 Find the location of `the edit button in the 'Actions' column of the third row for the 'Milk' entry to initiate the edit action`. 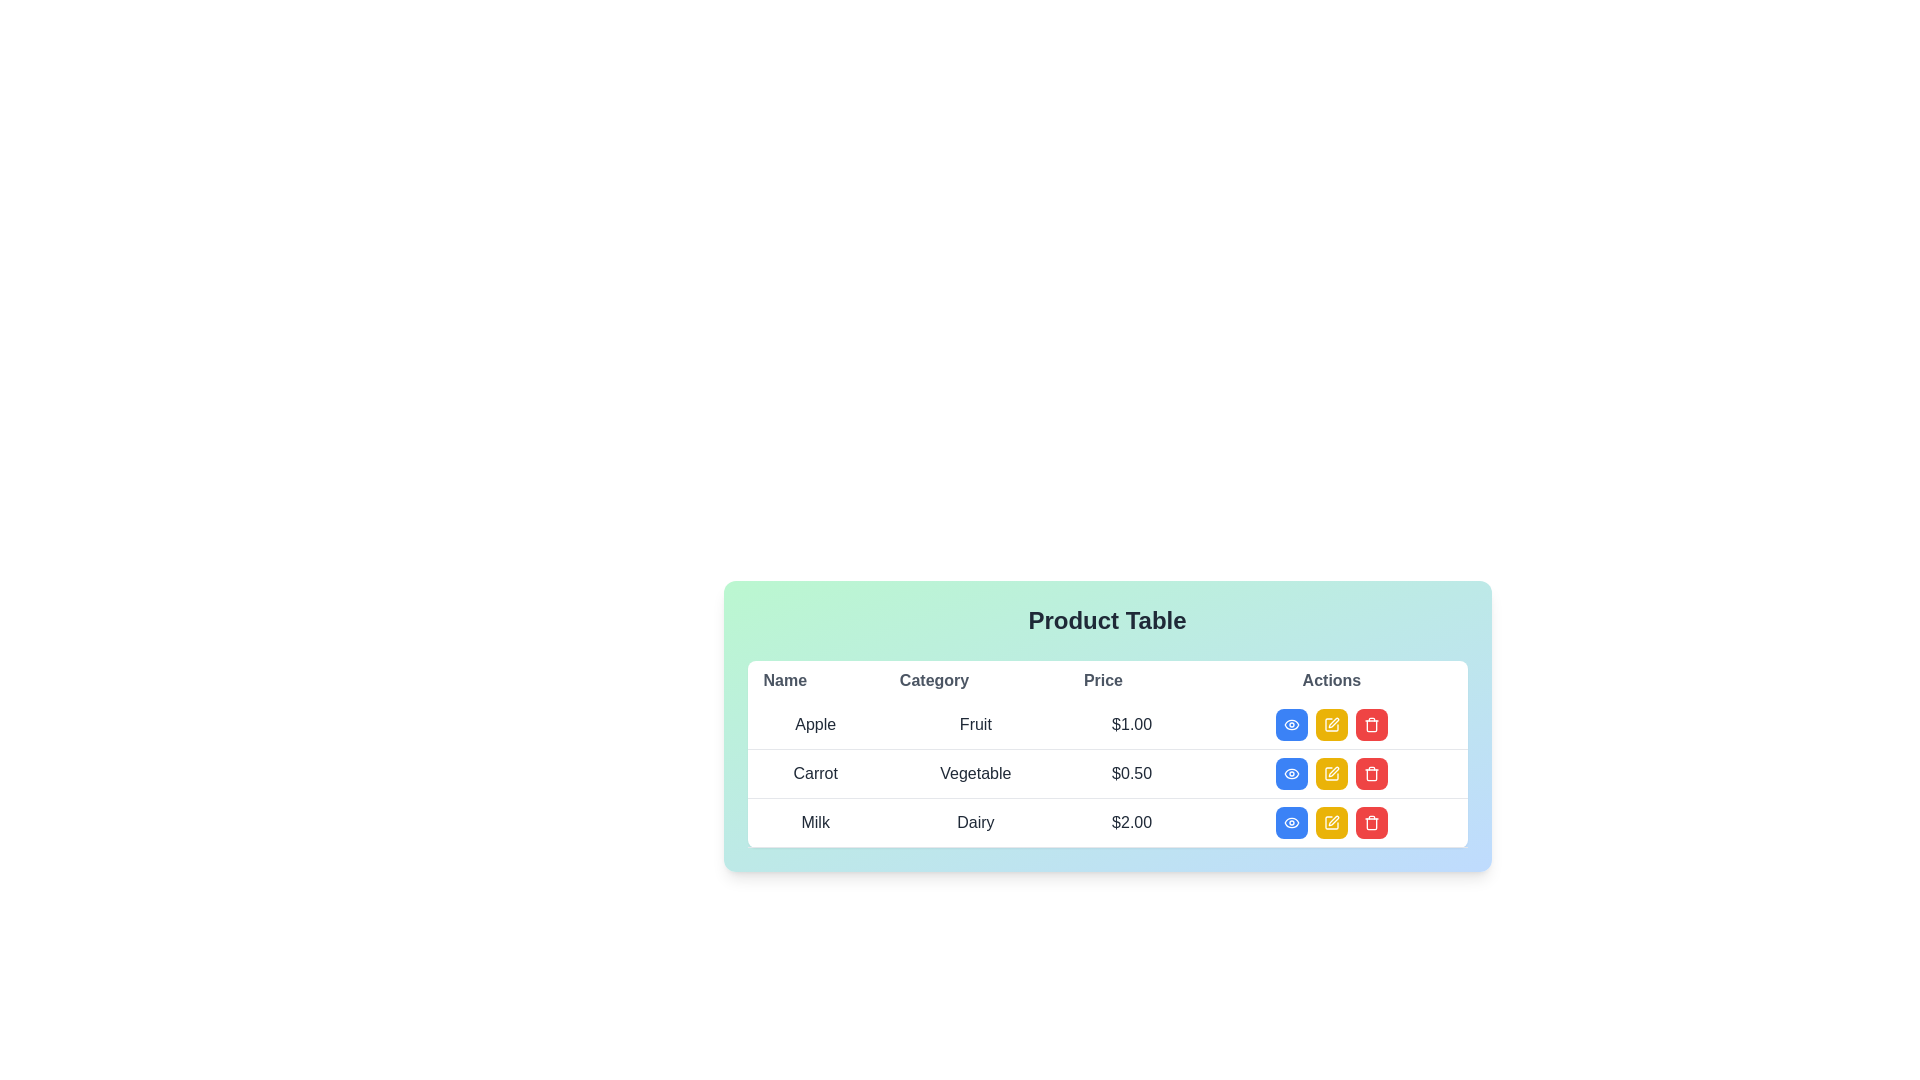

the edit button in the 'Actions' column of the third row for the 'Milk' entry to initiate the edit action is located at coordinates (1331, 822).